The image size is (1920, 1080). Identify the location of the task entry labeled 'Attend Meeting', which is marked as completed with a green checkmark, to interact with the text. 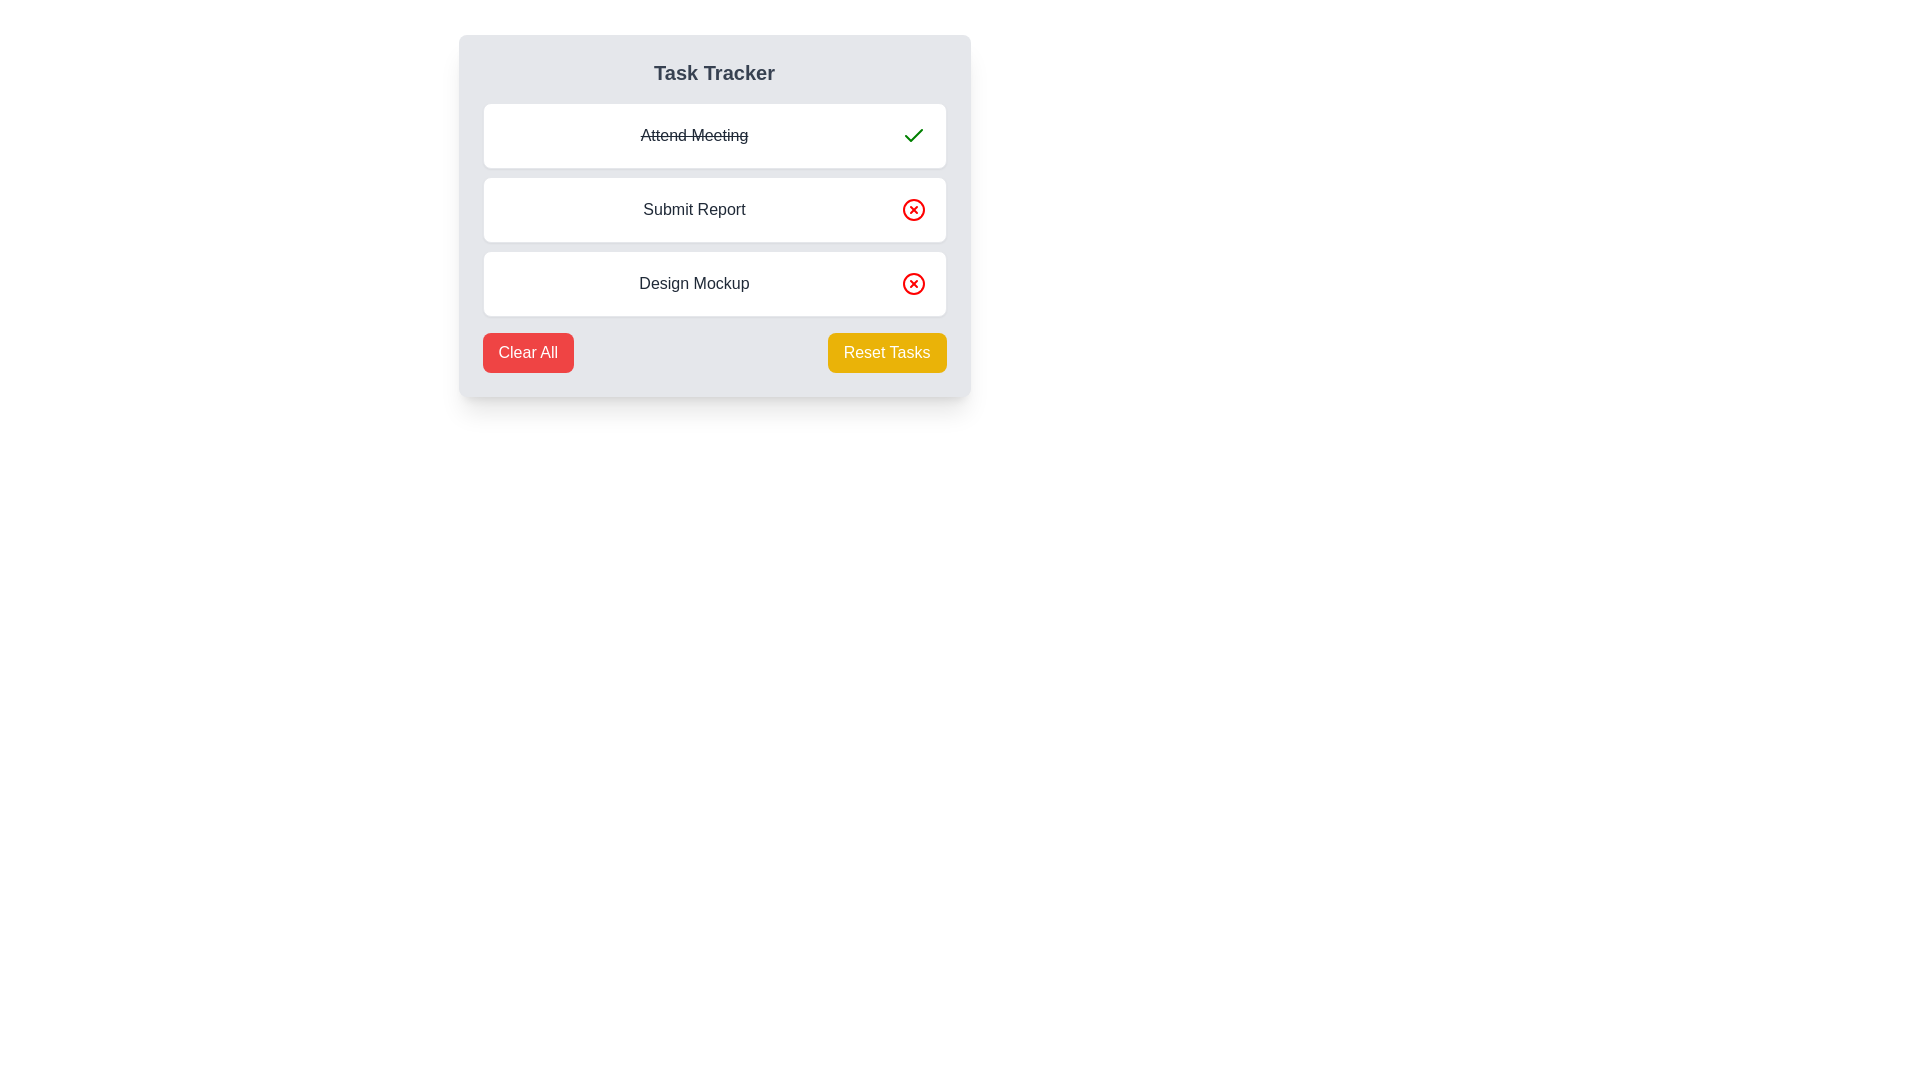
(714, 135).